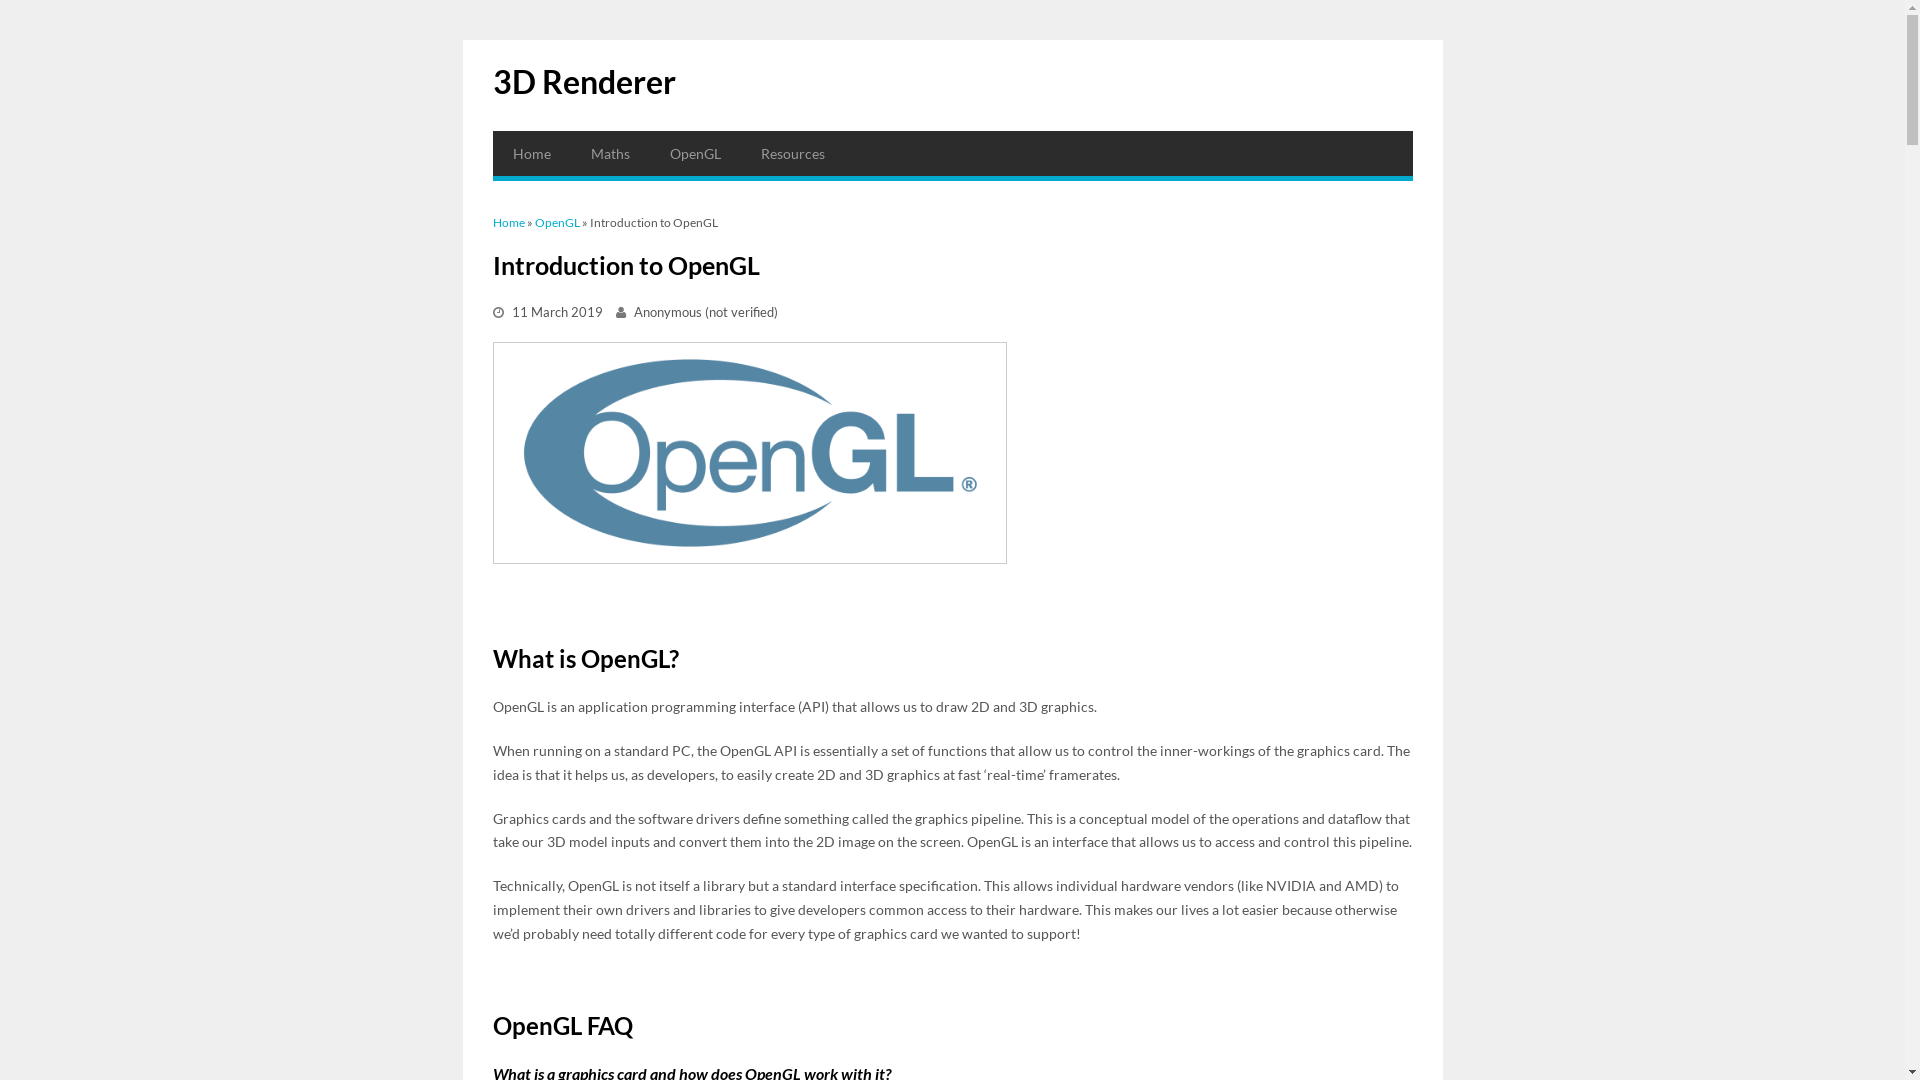  I want to click on 'Resources', so click(791, 152).